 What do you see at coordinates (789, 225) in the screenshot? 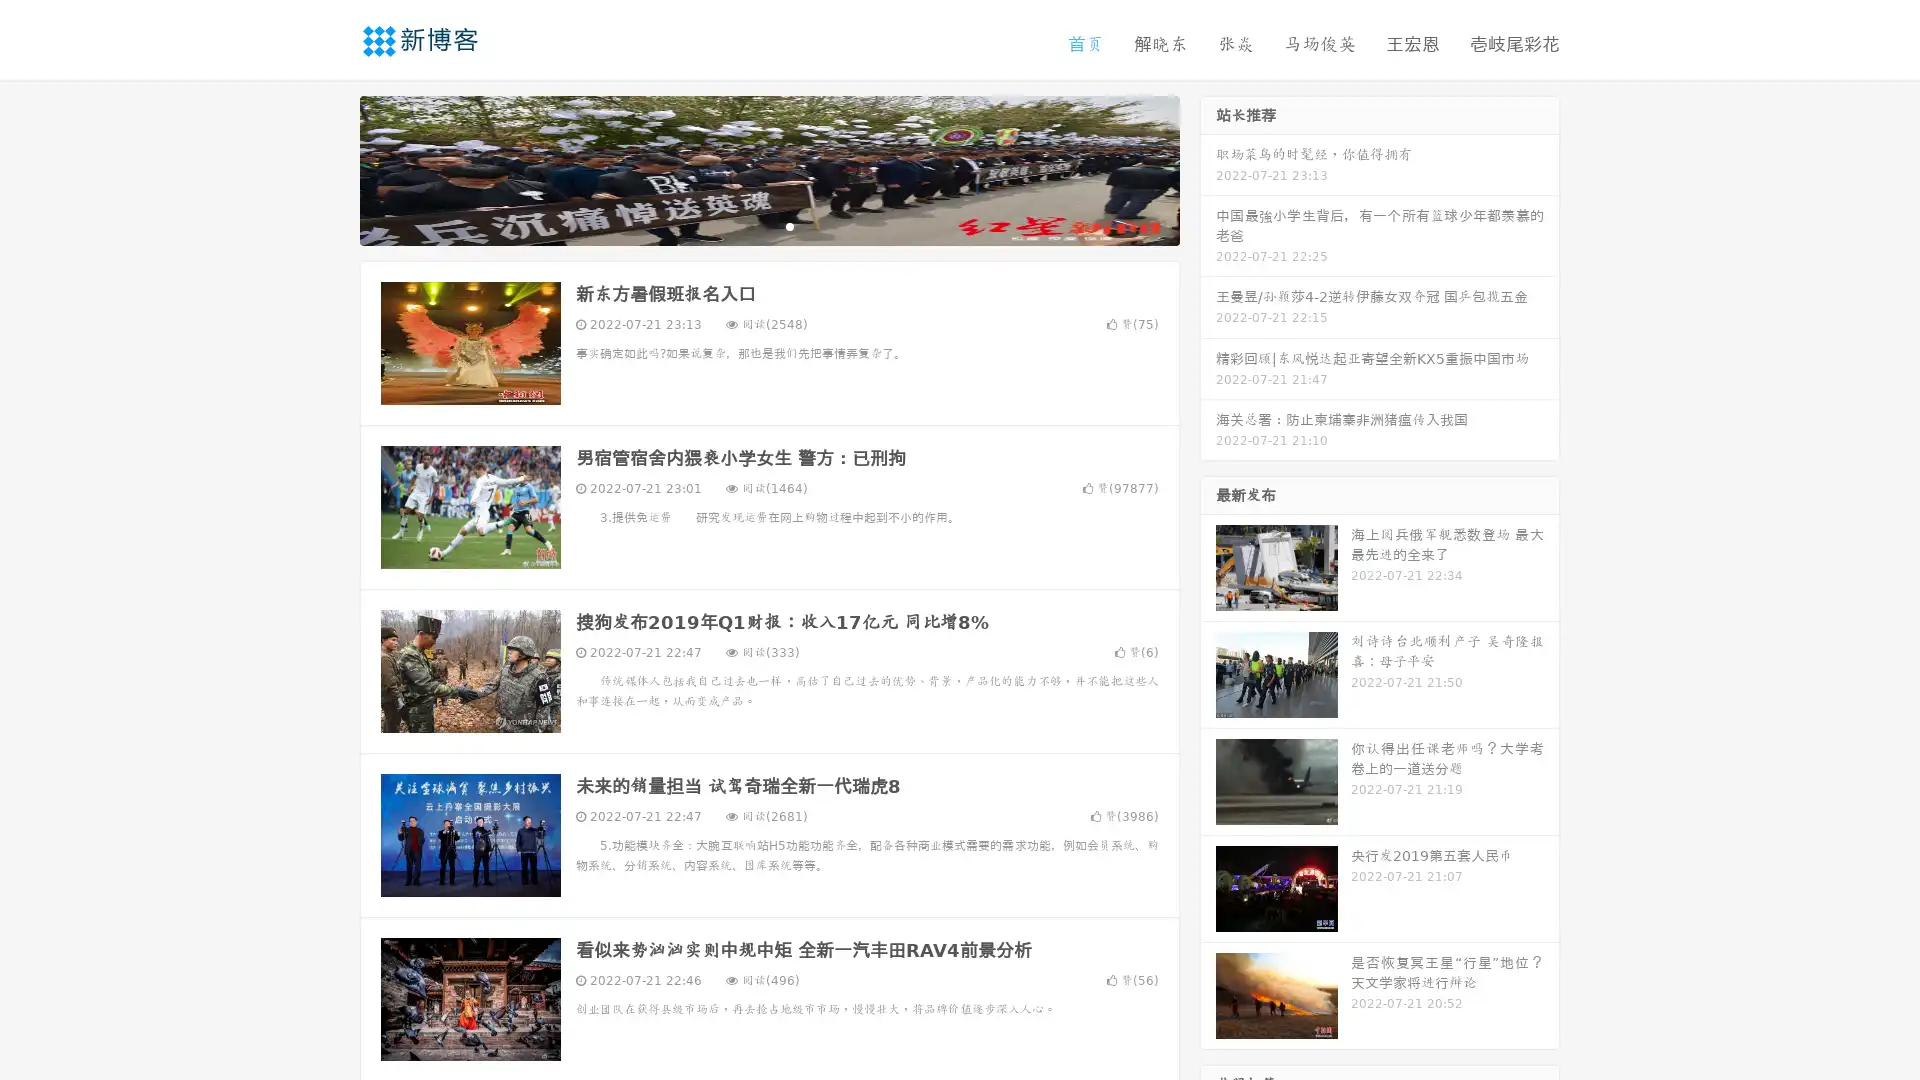
I see `Go to slide 3` at bounding box center [789, 225].